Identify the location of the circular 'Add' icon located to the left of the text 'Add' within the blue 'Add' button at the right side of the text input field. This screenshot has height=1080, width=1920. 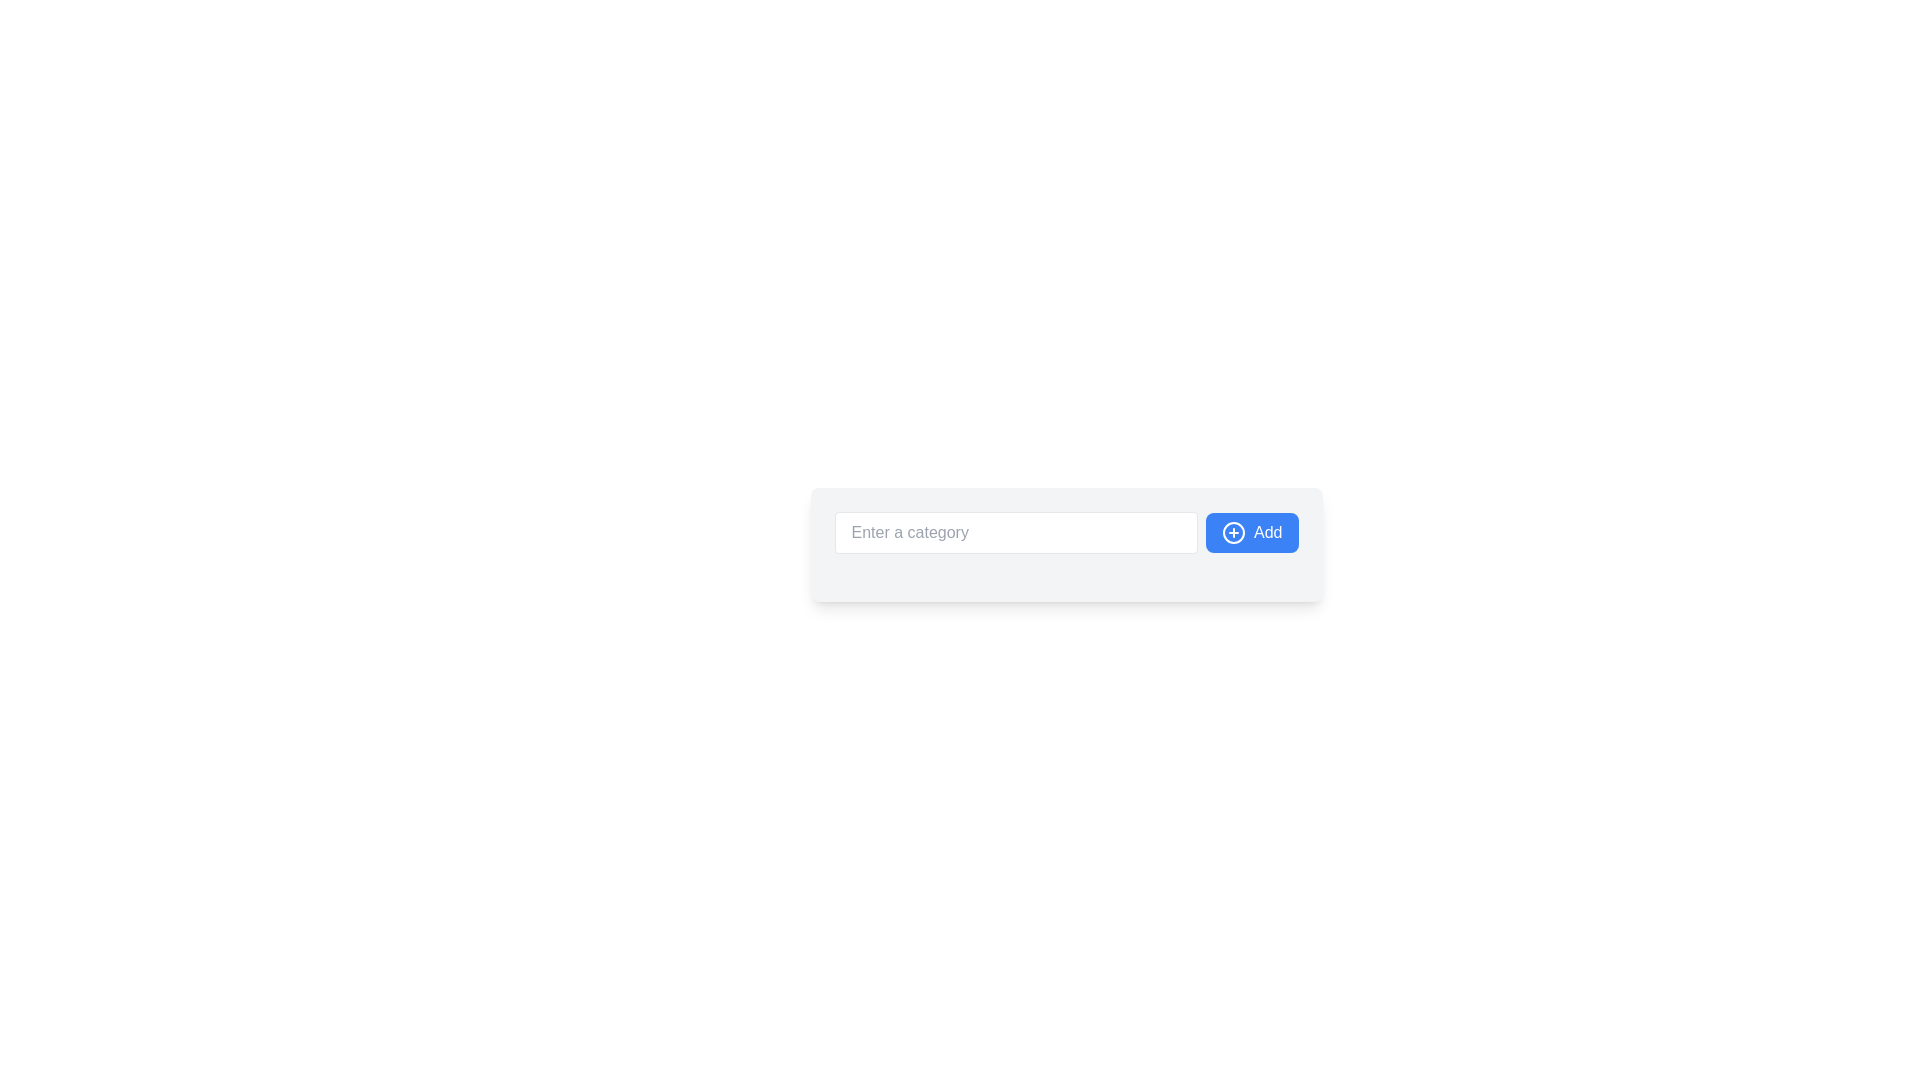
(1232, 531).